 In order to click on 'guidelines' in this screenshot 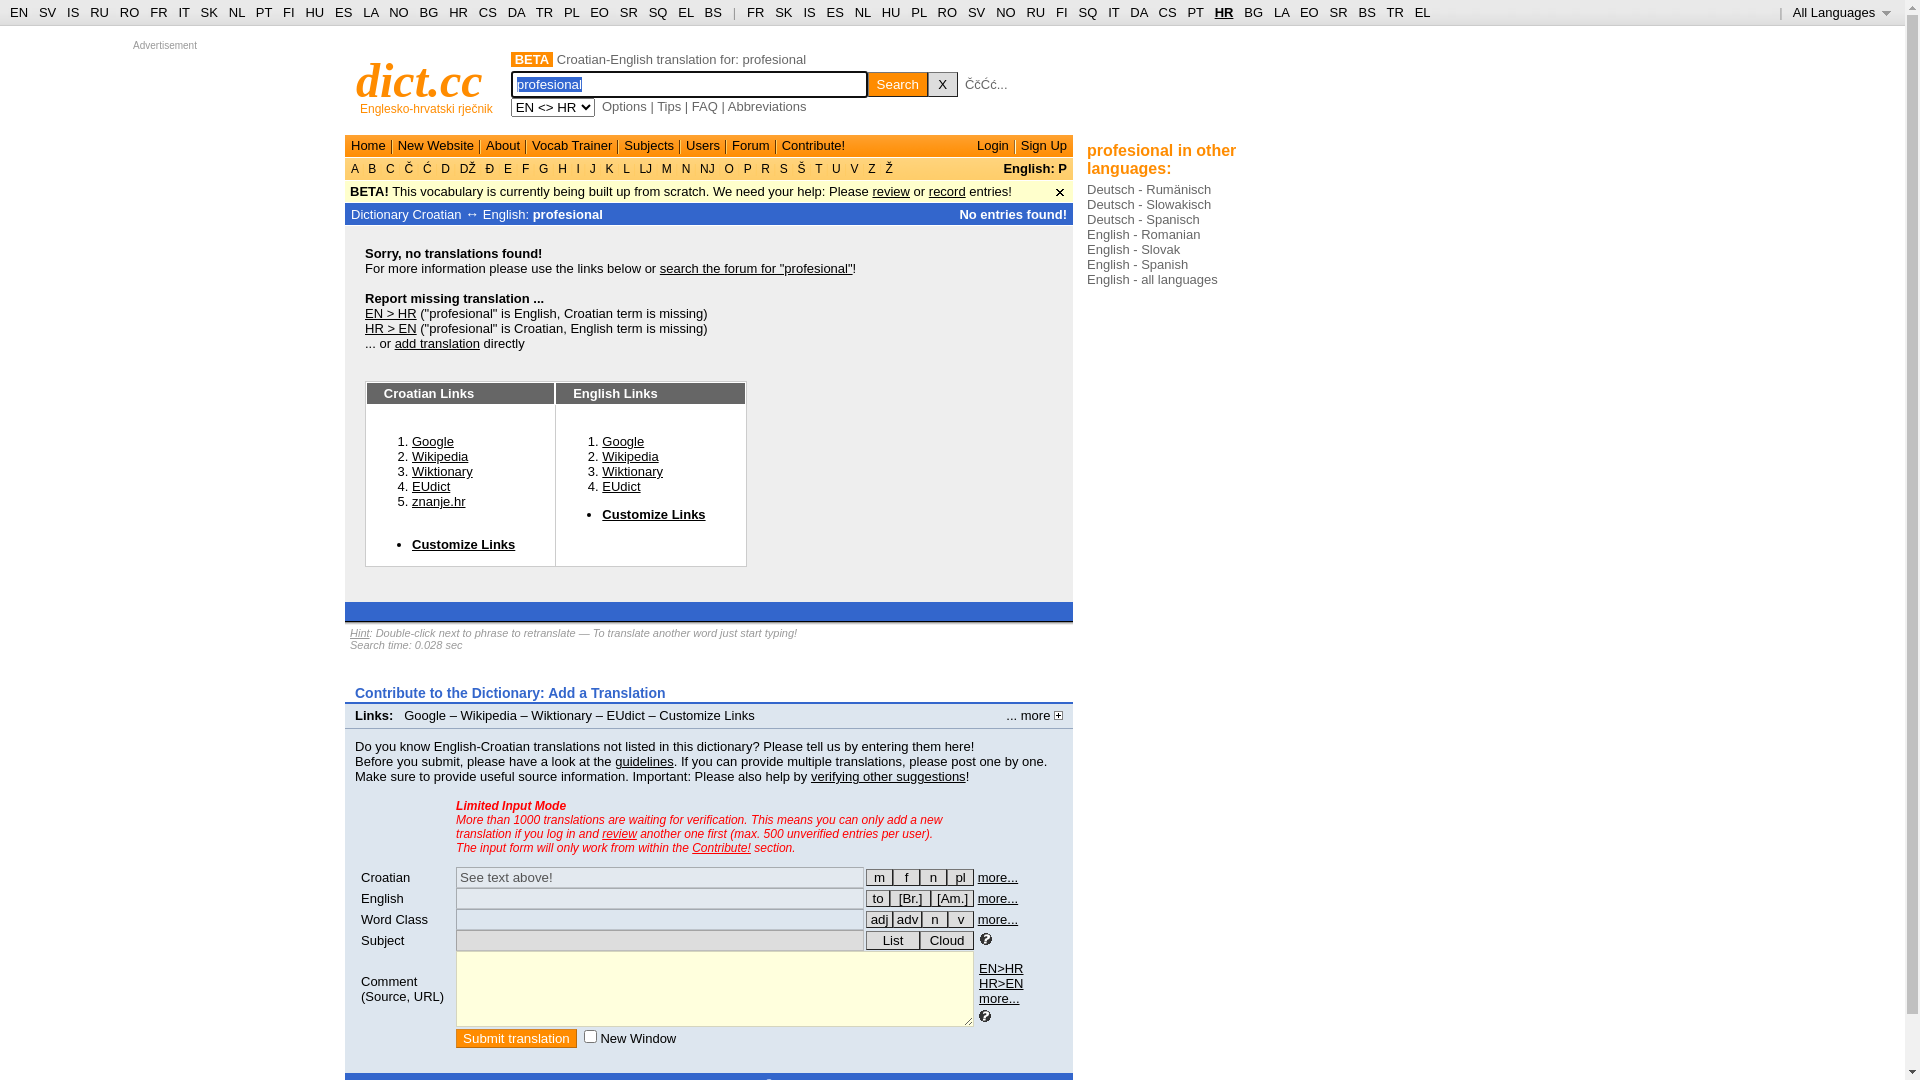, I will do `click(644, 761)`.